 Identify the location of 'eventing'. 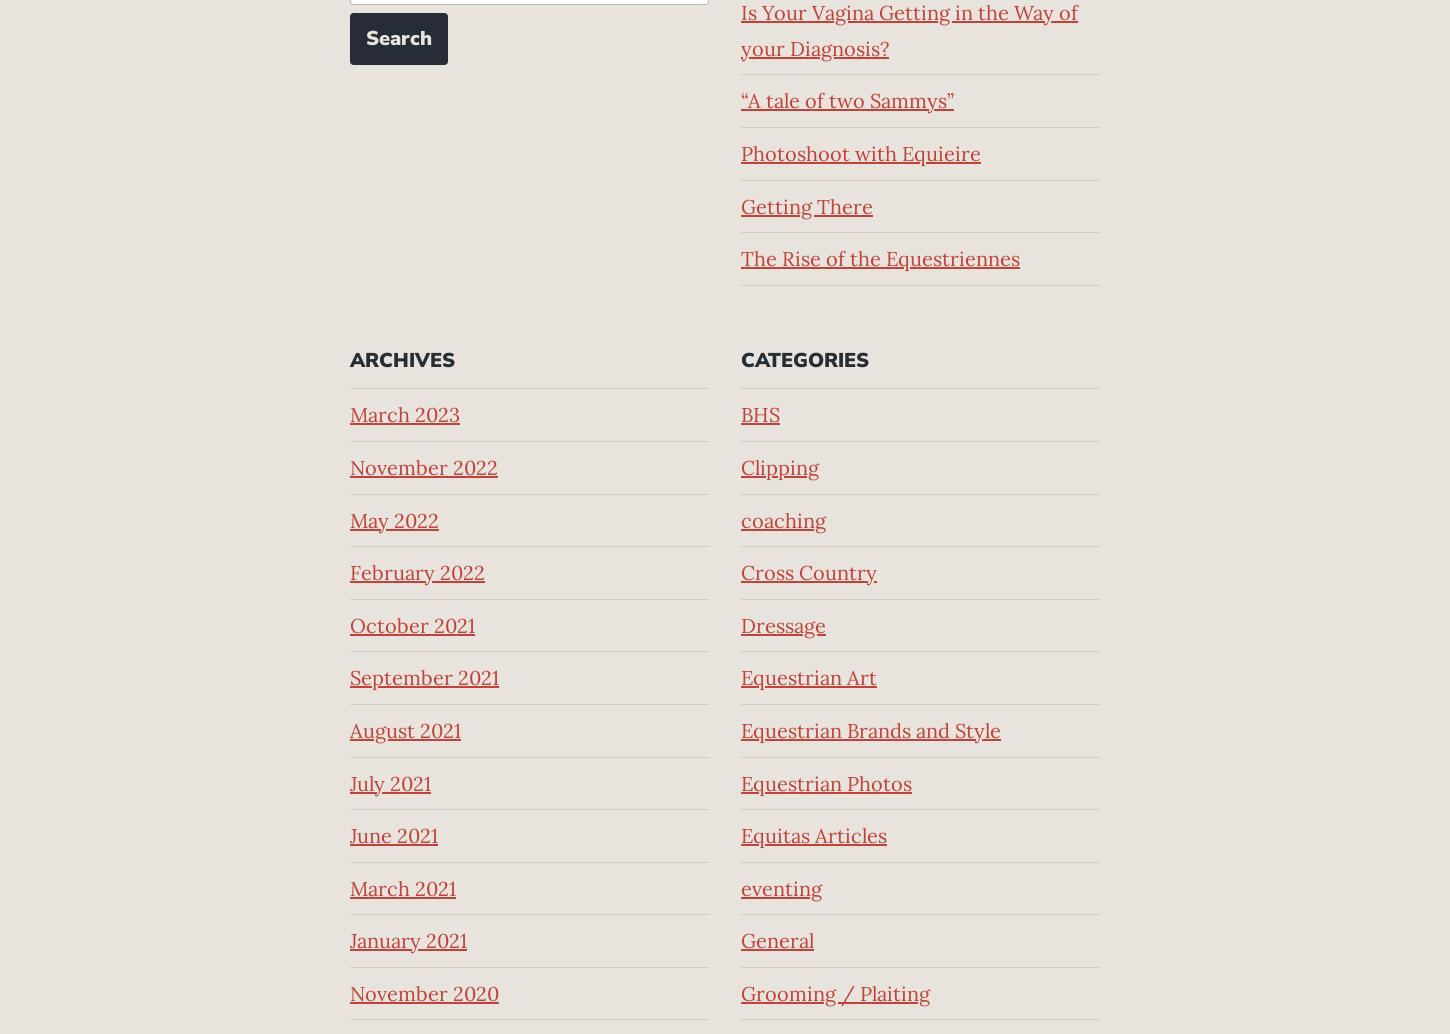
(740, 886).